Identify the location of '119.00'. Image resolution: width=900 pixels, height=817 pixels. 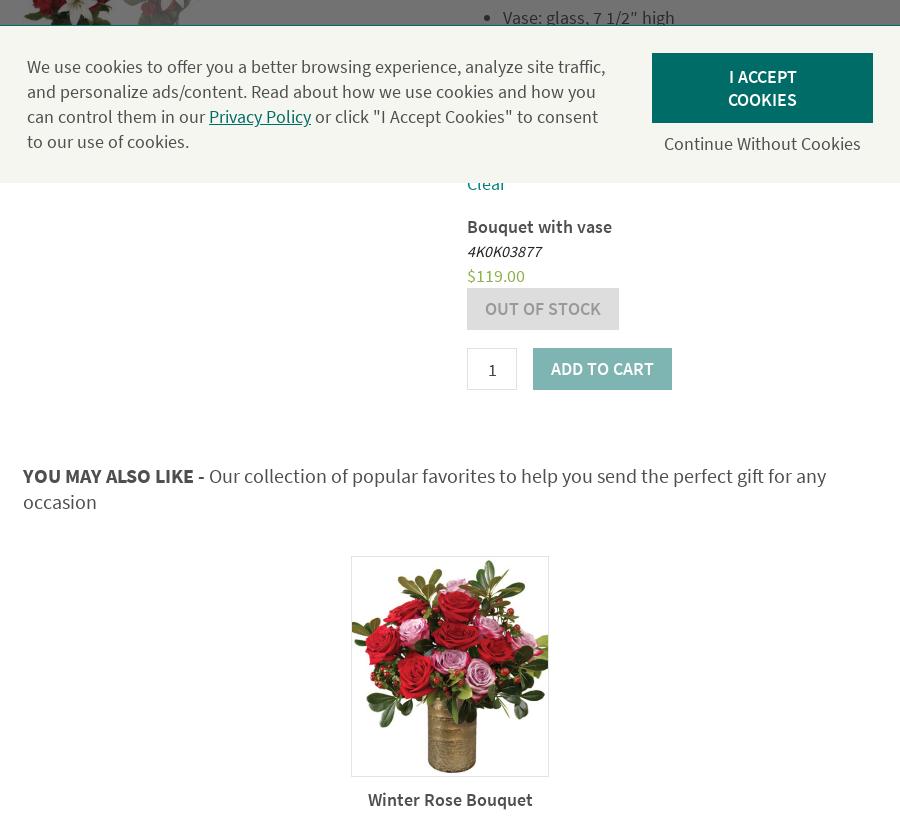
(499, 275).